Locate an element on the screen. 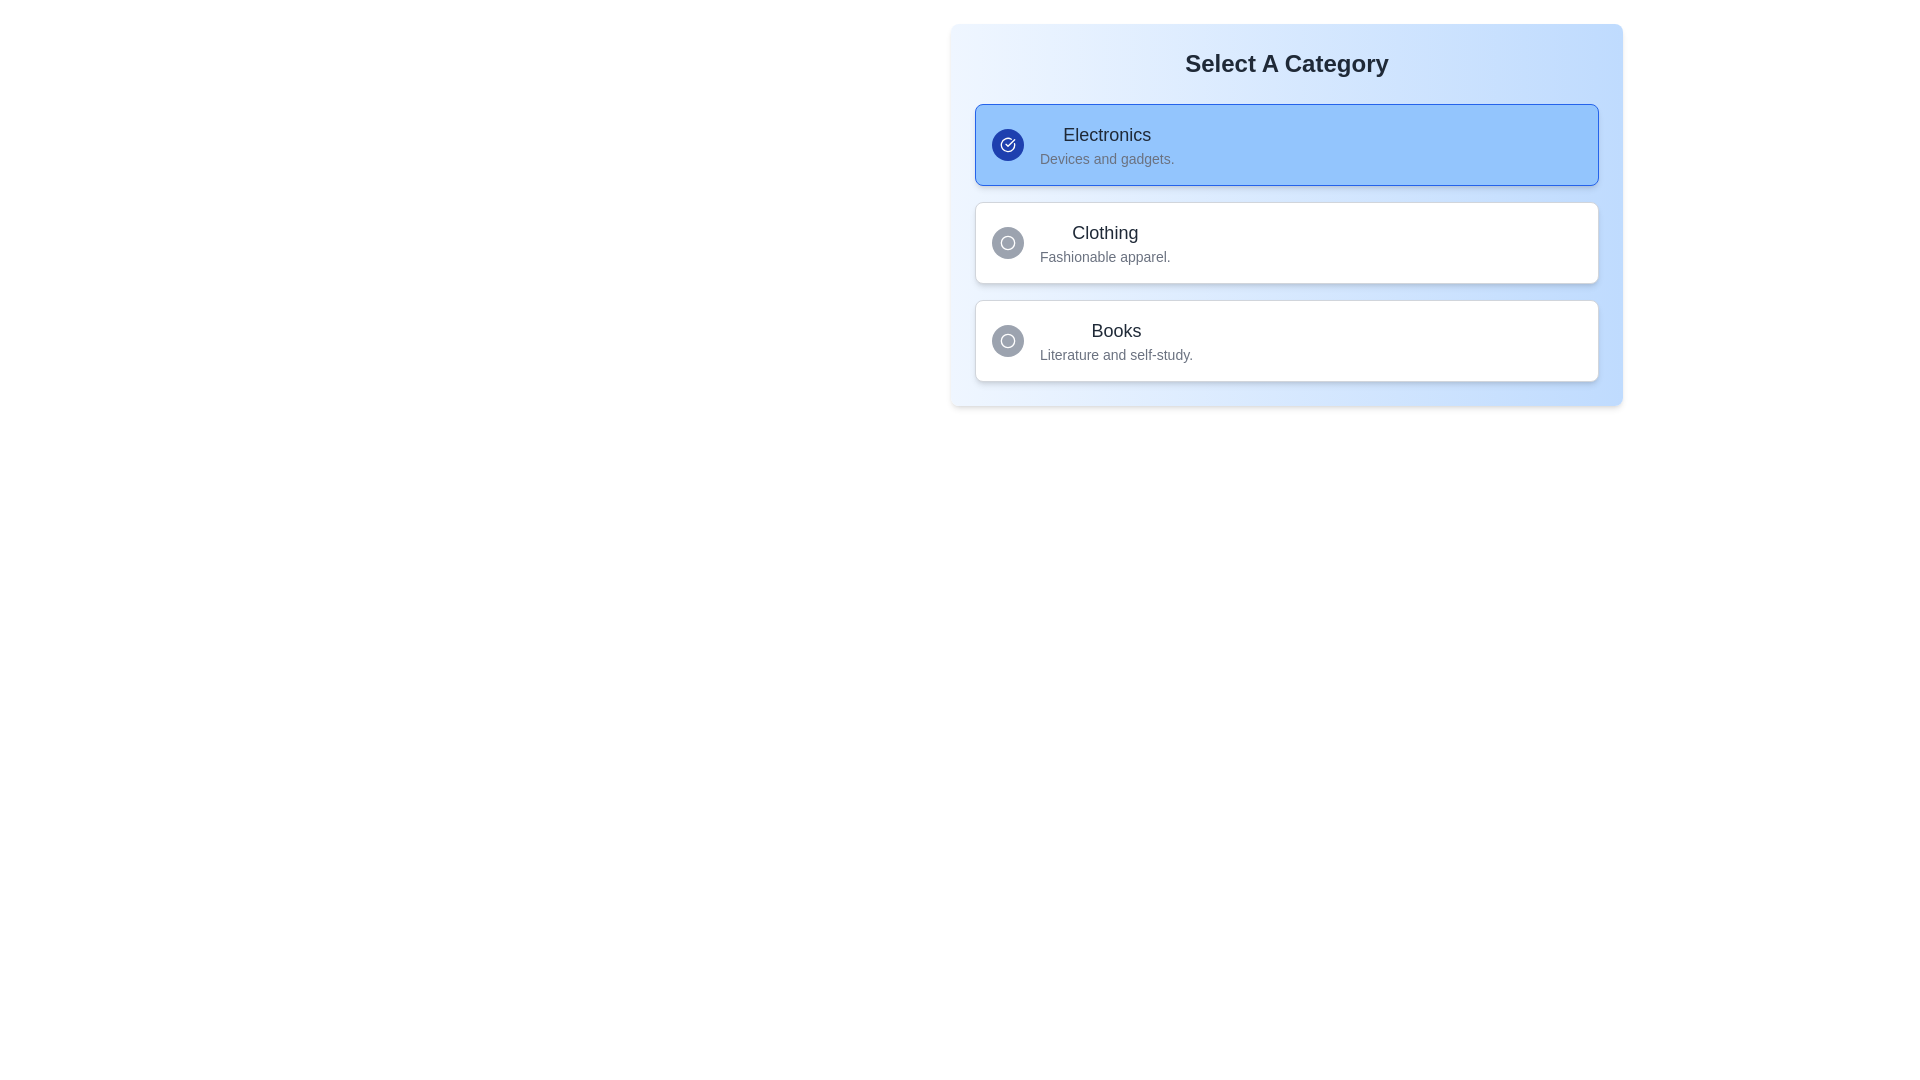 This screenshot has height=1080, width=1920. the 'Books' selectable card for keyboard navigation is located at coordinates (1286, 339).